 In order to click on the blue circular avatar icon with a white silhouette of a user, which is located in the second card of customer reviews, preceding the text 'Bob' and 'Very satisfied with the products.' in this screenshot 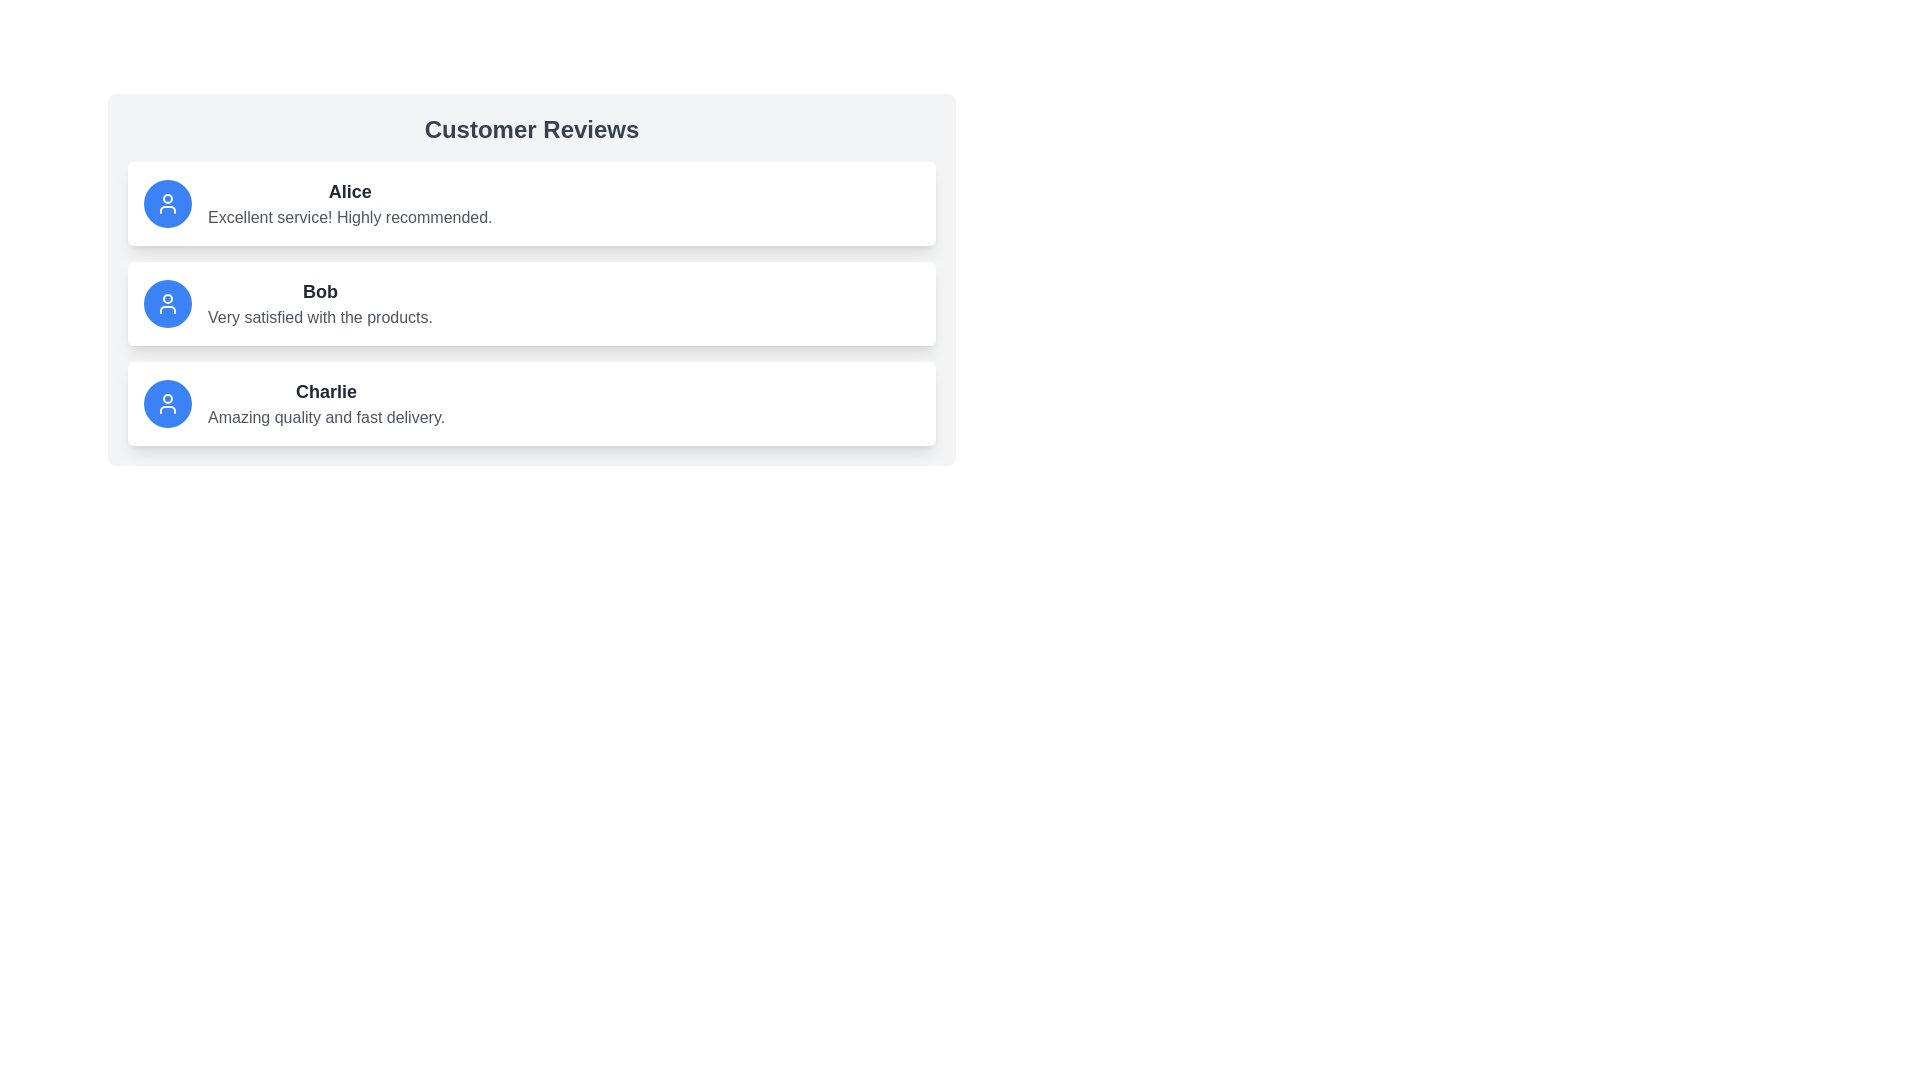, I will do `click(168, 304)`.